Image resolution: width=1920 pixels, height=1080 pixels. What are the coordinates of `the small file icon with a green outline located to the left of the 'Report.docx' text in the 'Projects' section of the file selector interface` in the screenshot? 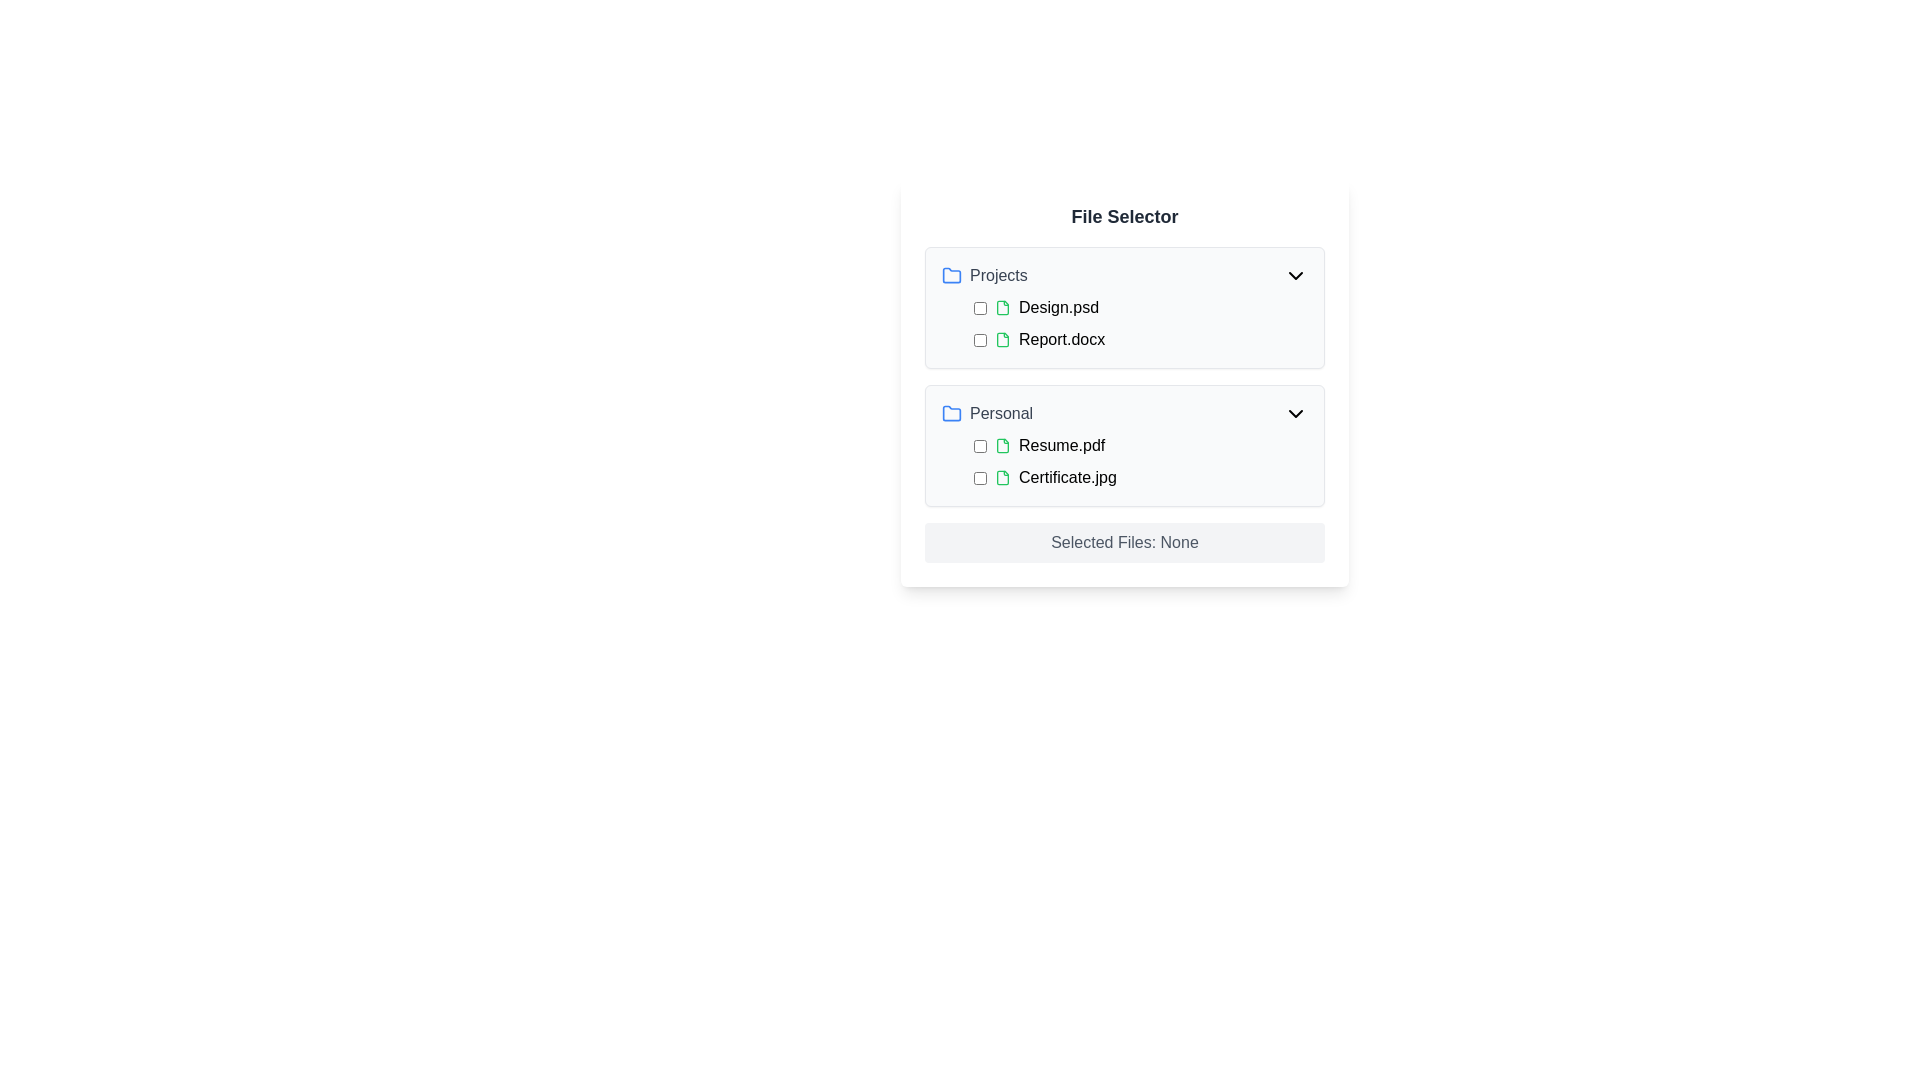 It's located at (1003, 338).